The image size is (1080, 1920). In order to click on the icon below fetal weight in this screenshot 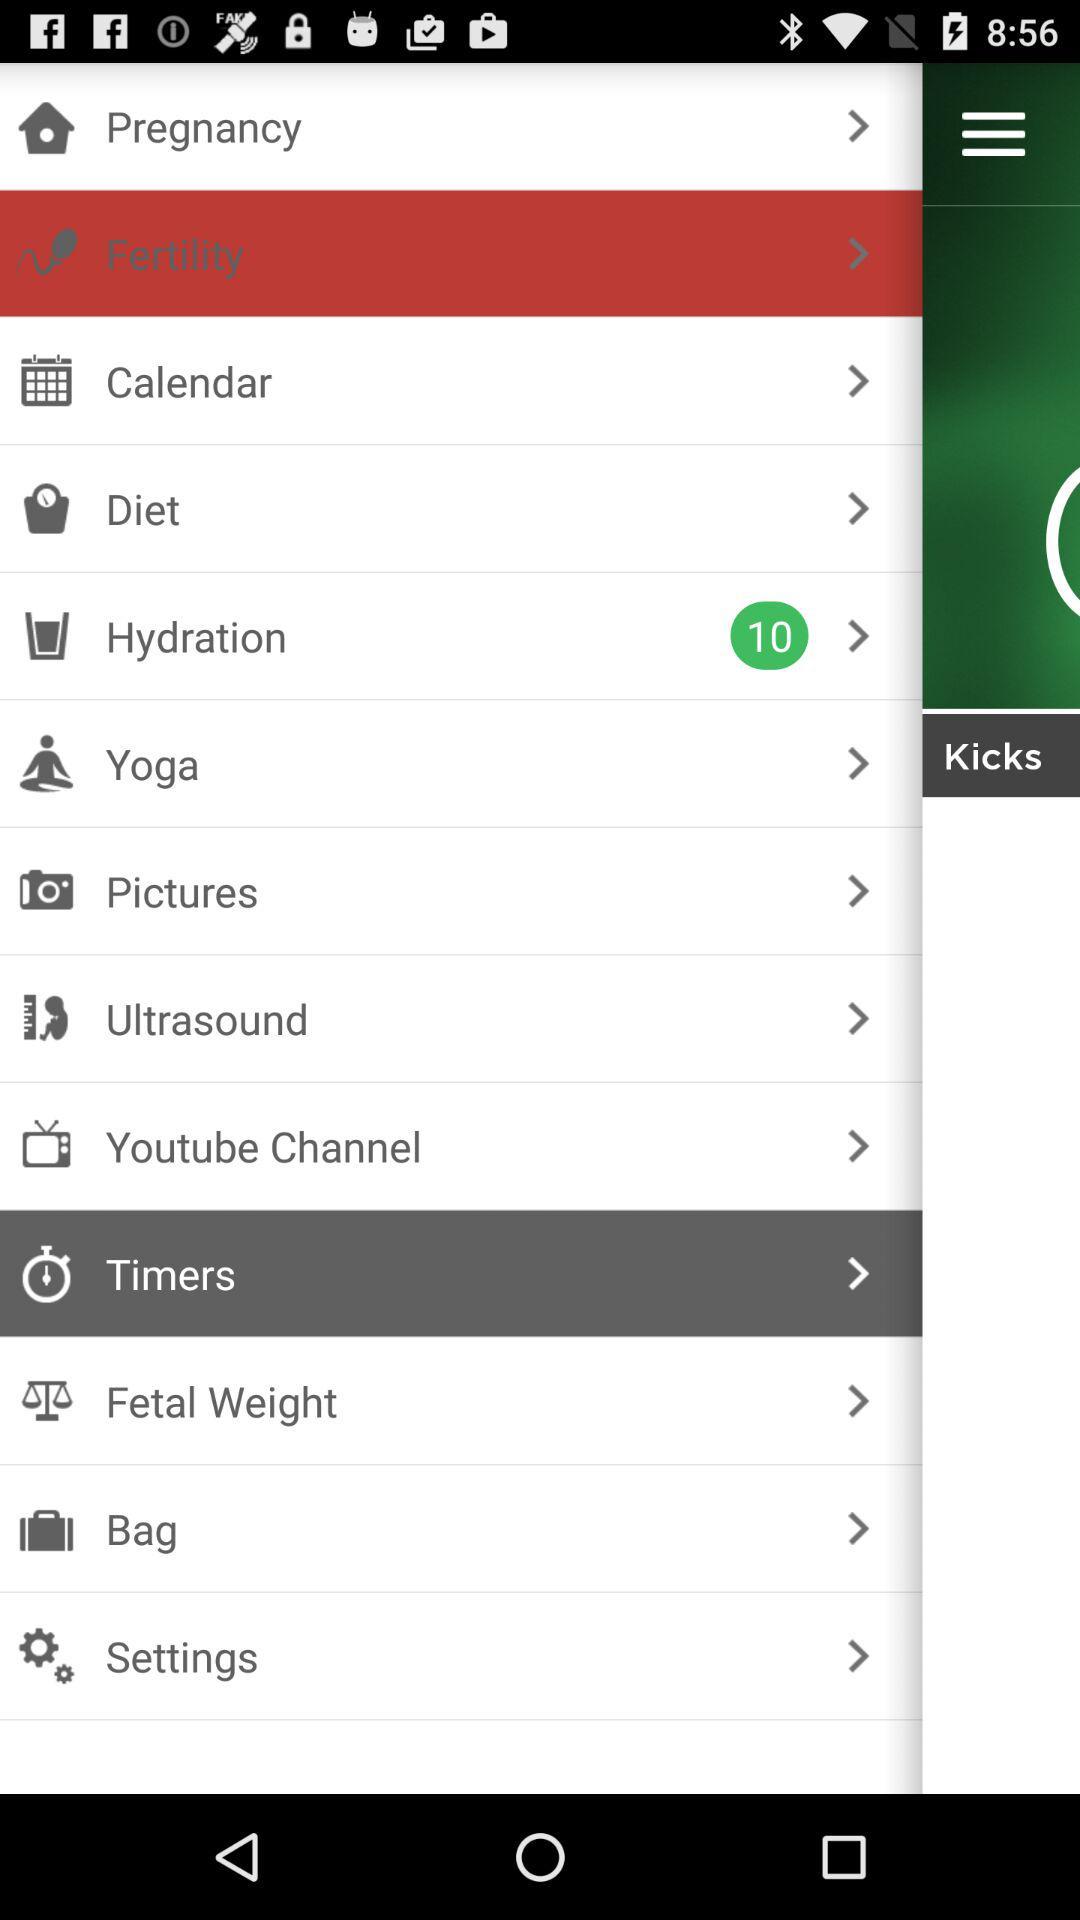, I will do `click(457, 1527)`.